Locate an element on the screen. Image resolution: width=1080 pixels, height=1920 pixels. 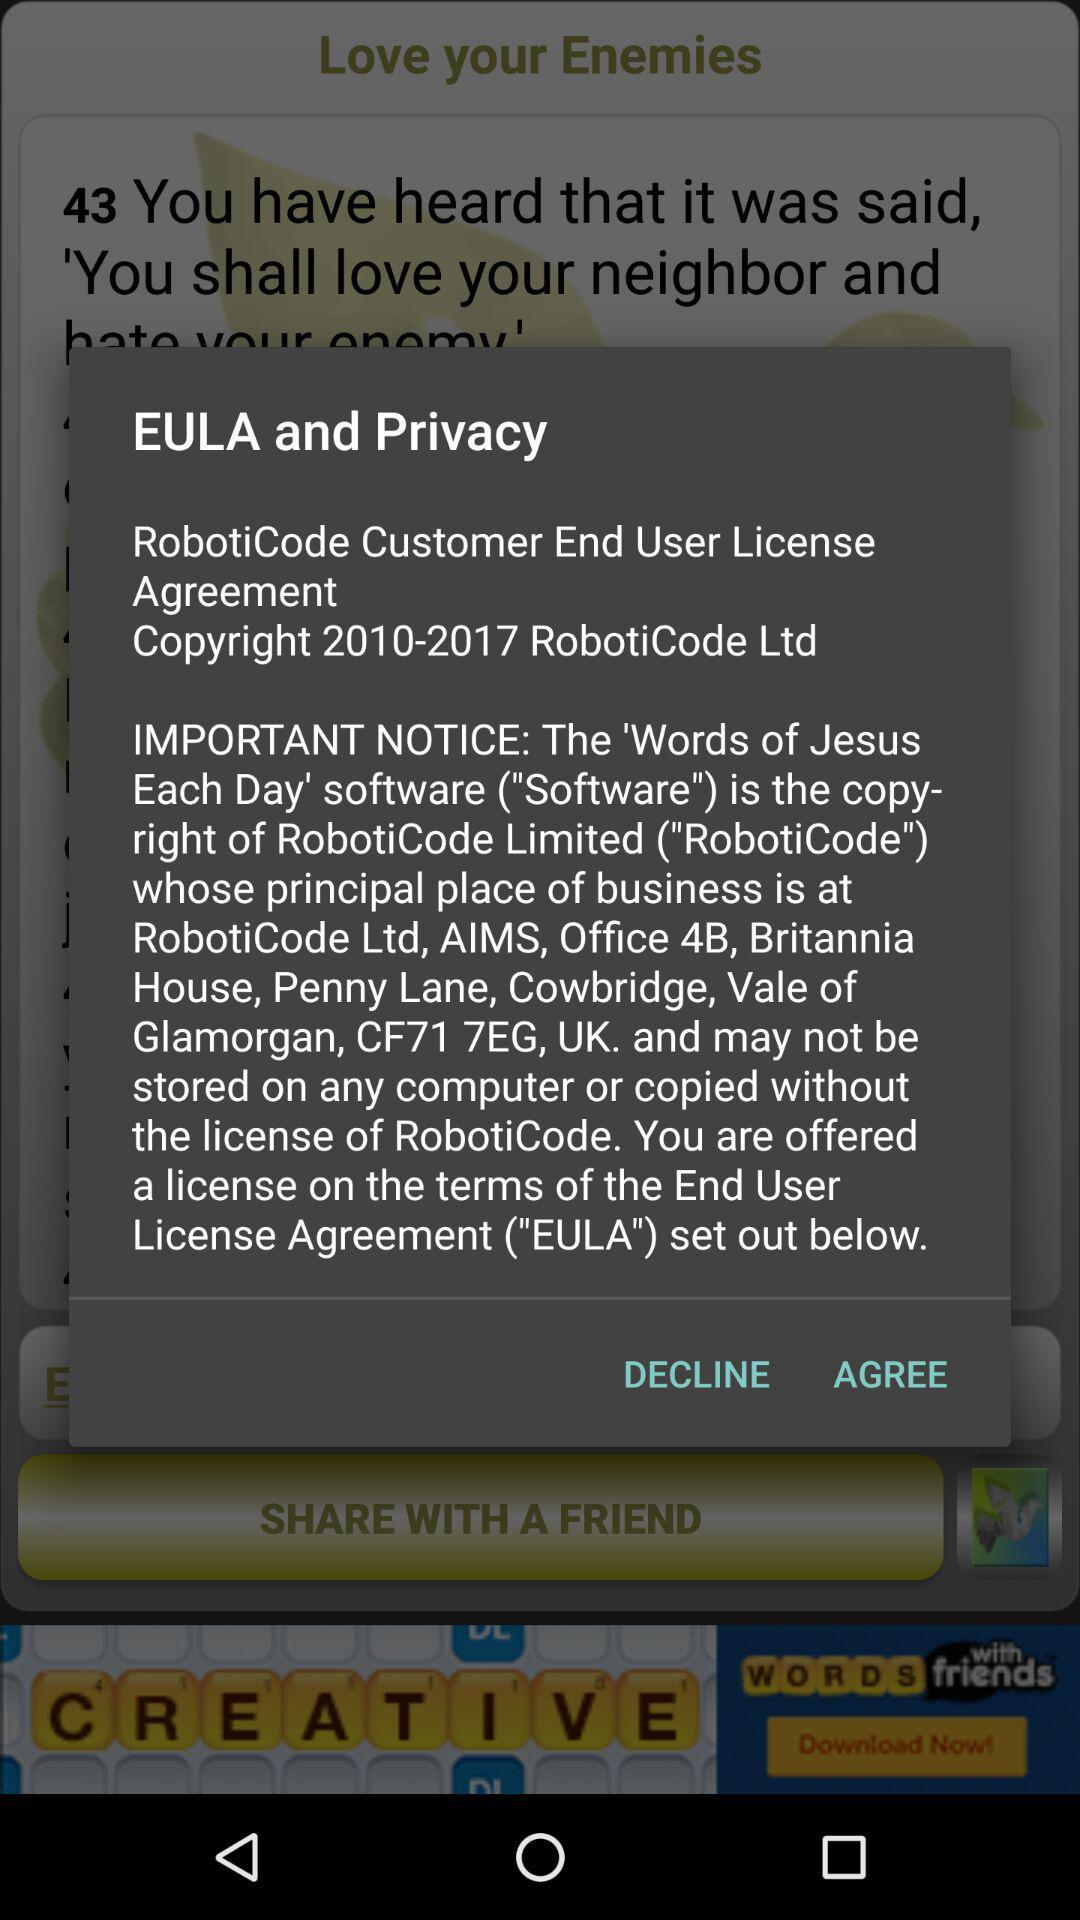
decline icon is located at coordinates (695, 1372).